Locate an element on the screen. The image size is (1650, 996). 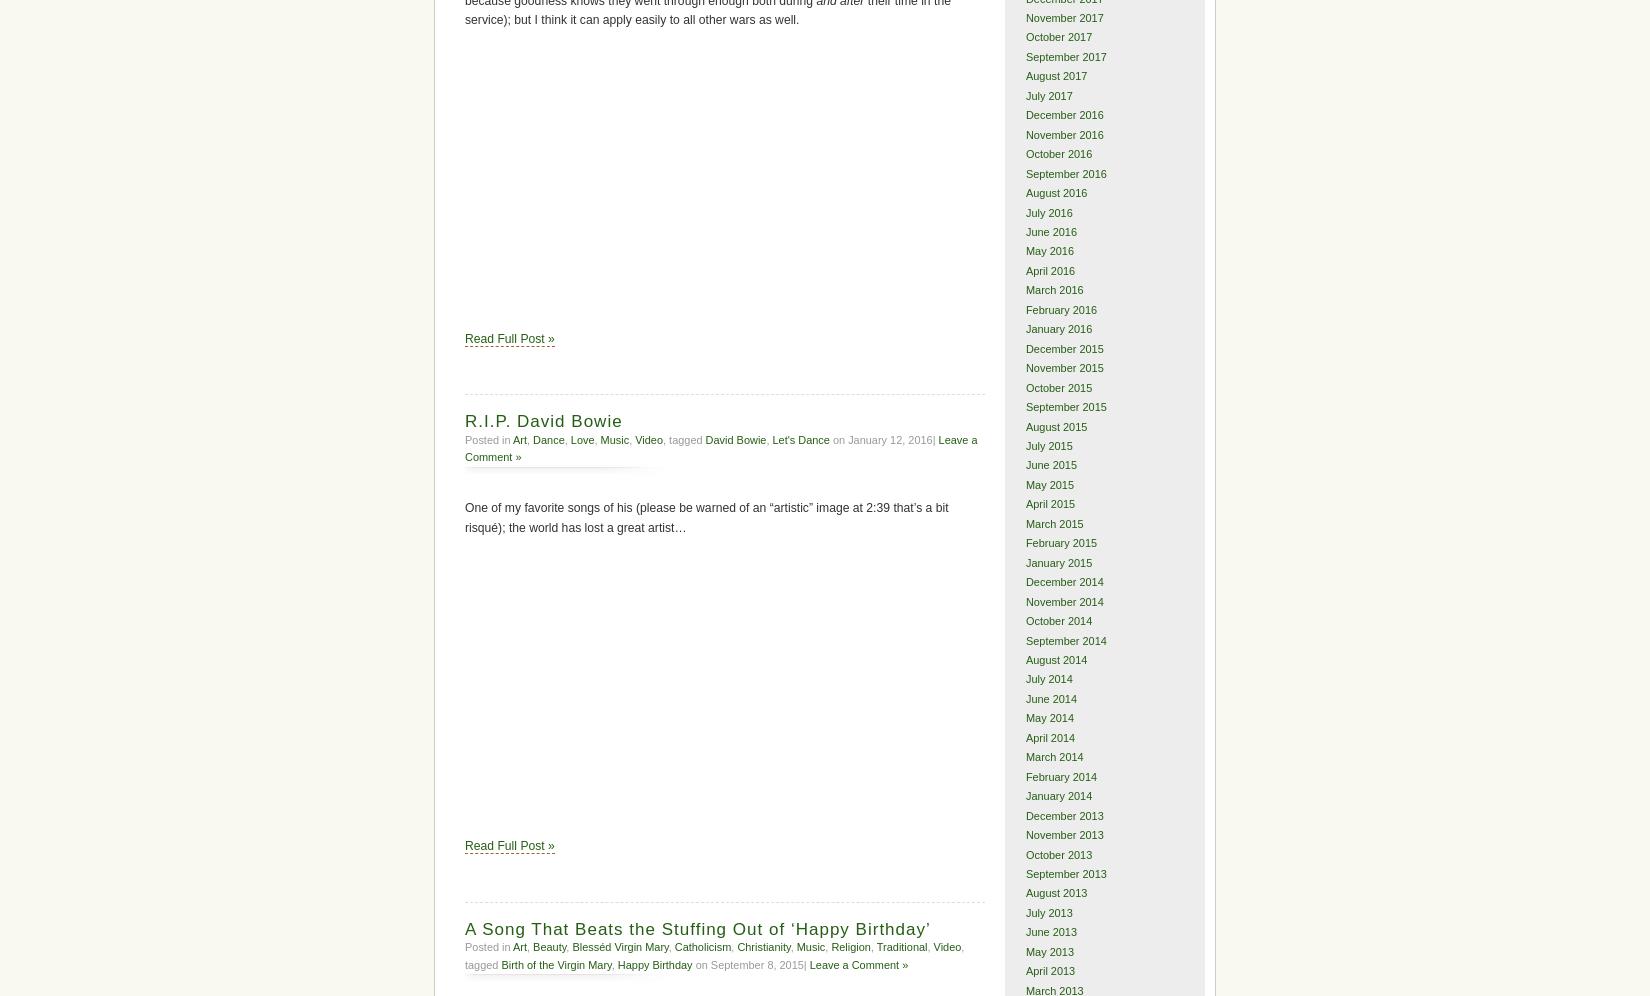
'January 2016' is located at coordinates (1058, 327).